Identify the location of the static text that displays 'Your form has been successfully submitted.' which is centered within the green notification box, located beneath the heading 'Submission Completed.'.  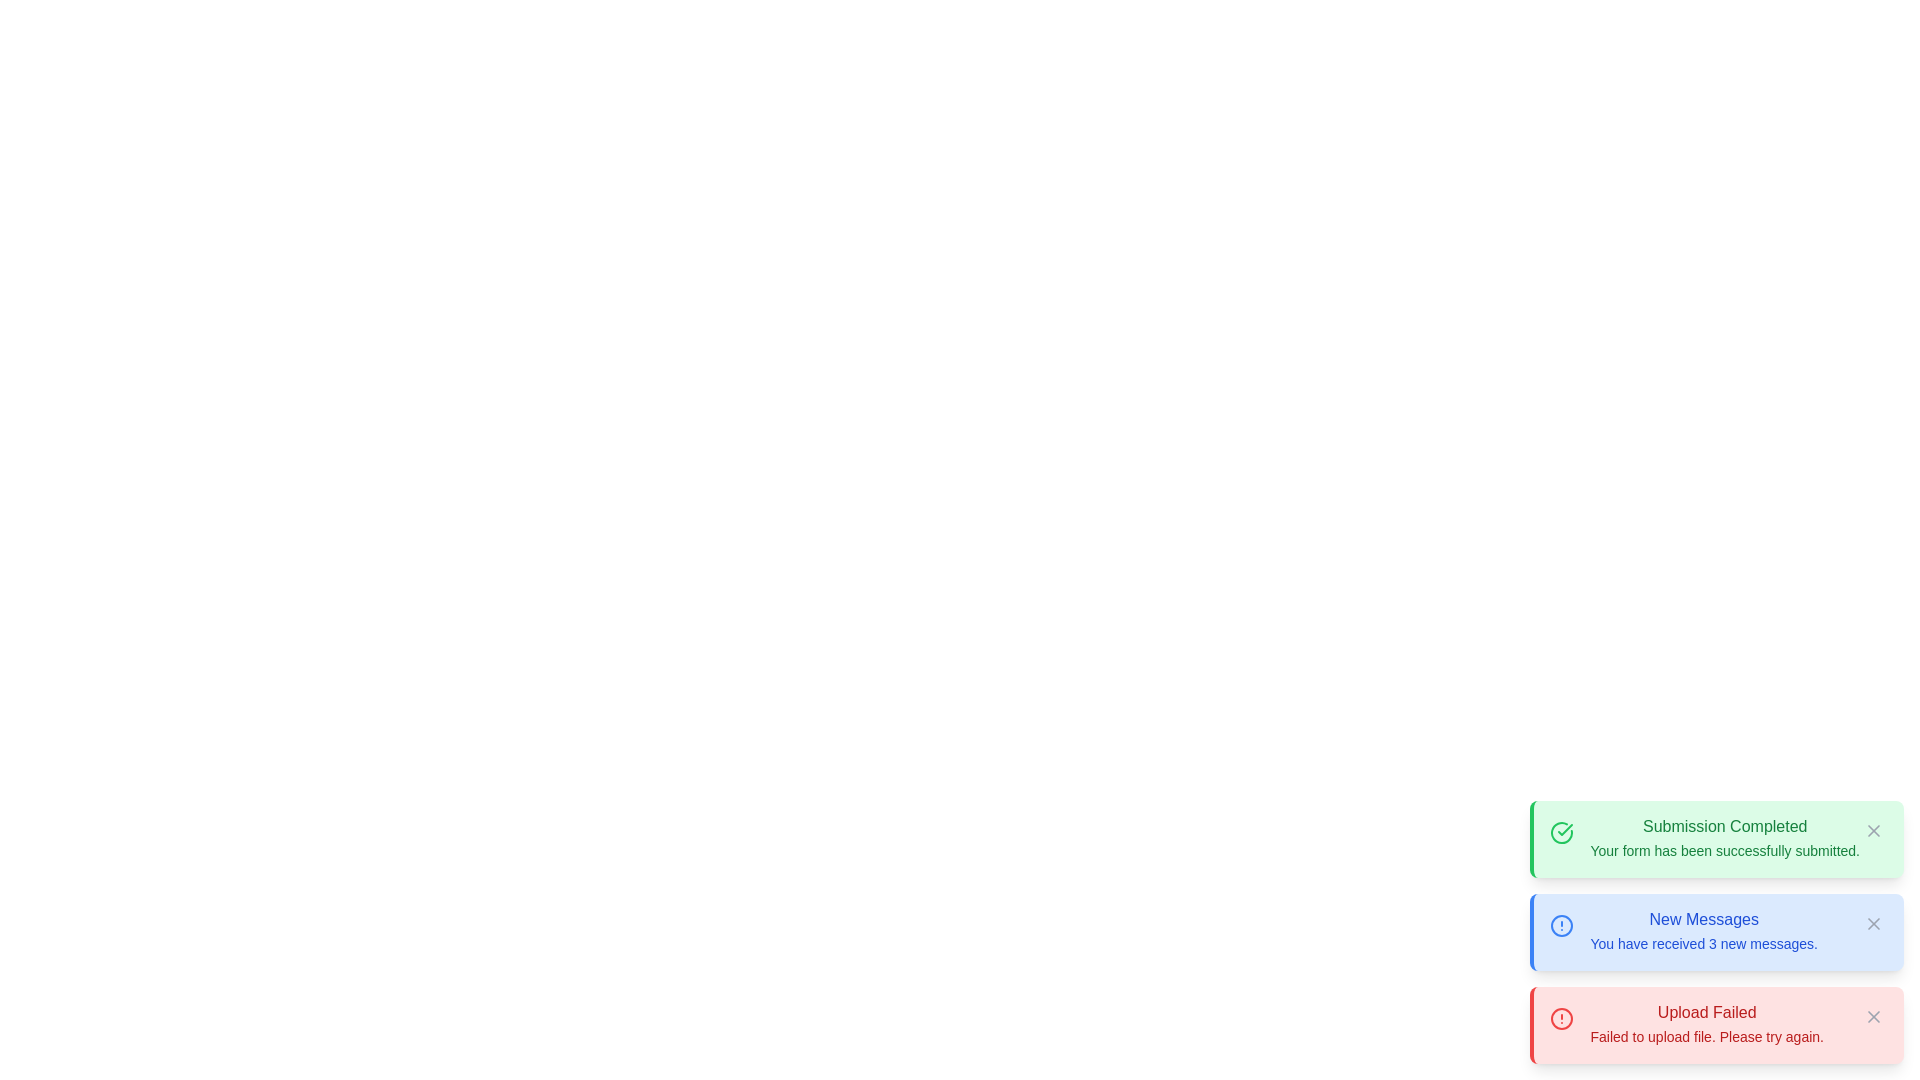
(1724, 851).